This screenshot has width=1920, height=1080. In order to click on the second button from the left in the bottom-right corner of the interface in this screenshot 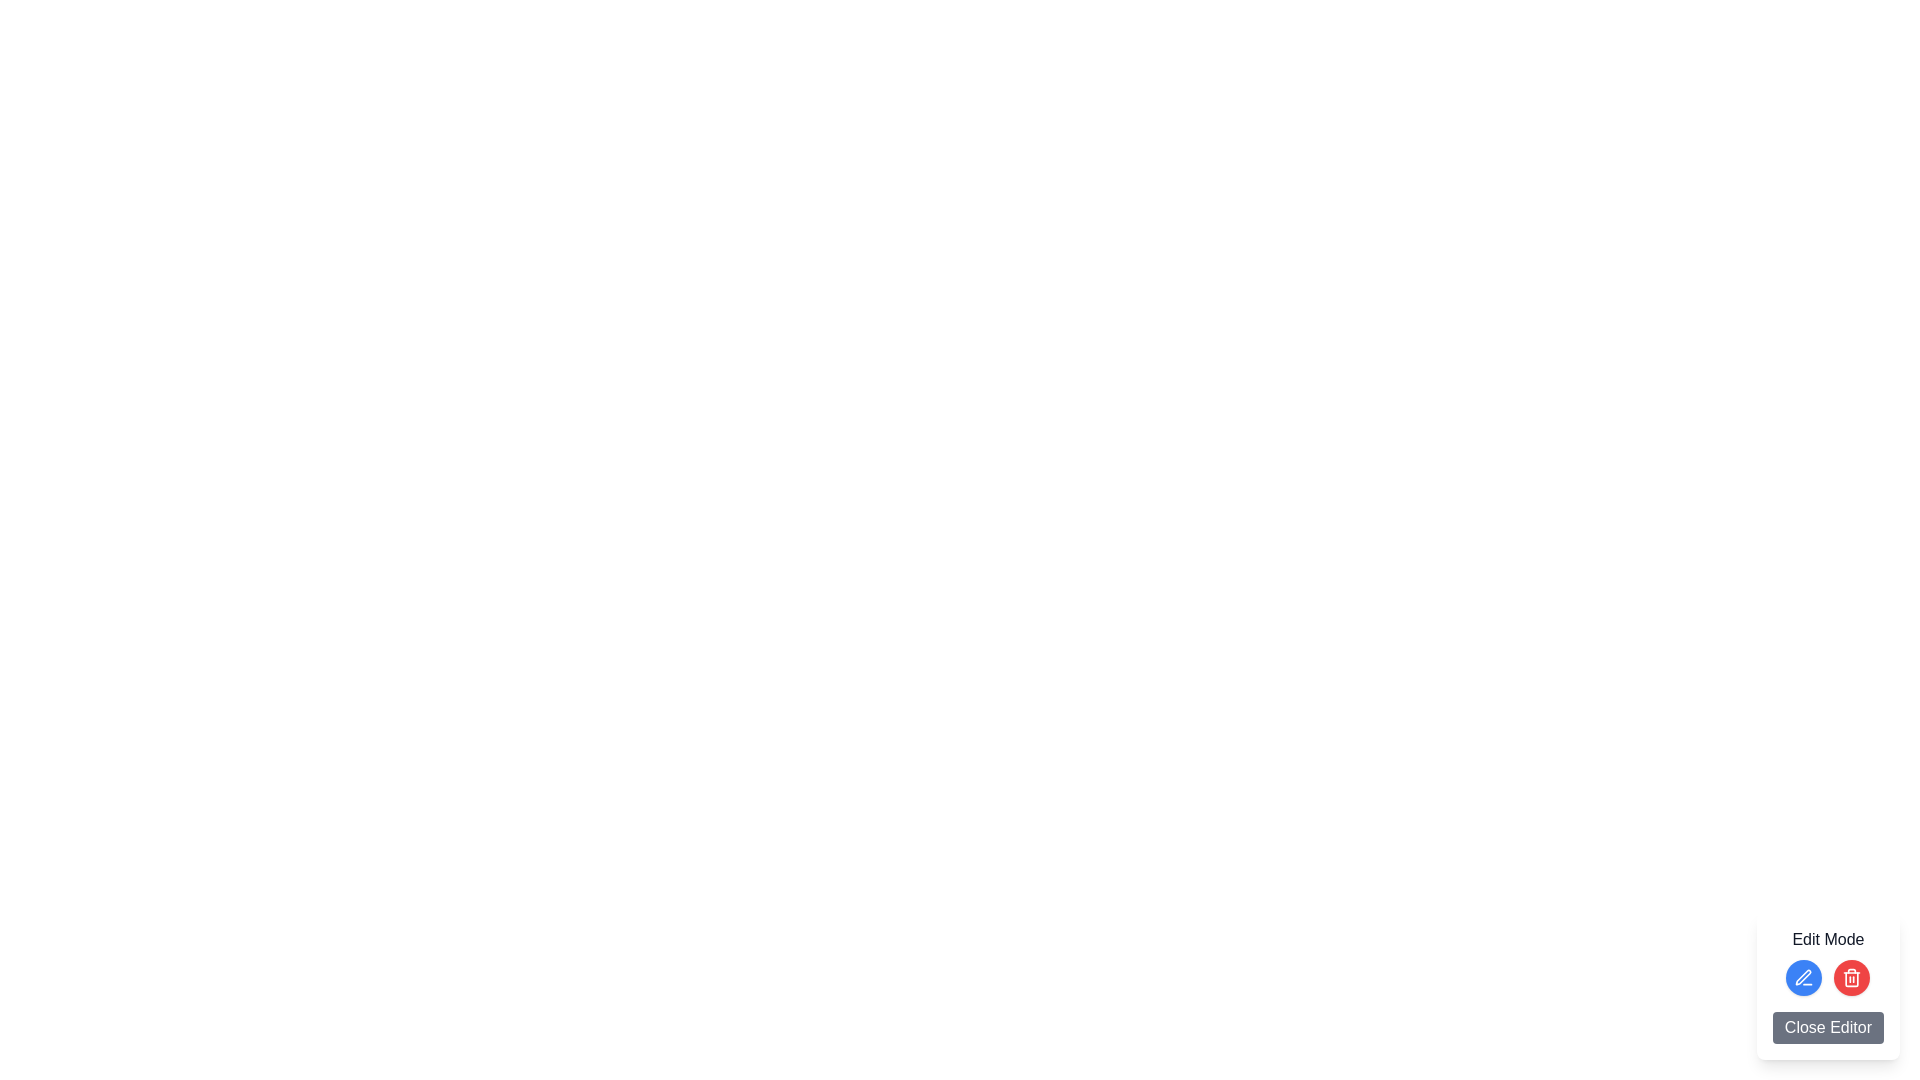, I will do `click(1851, 977)`.